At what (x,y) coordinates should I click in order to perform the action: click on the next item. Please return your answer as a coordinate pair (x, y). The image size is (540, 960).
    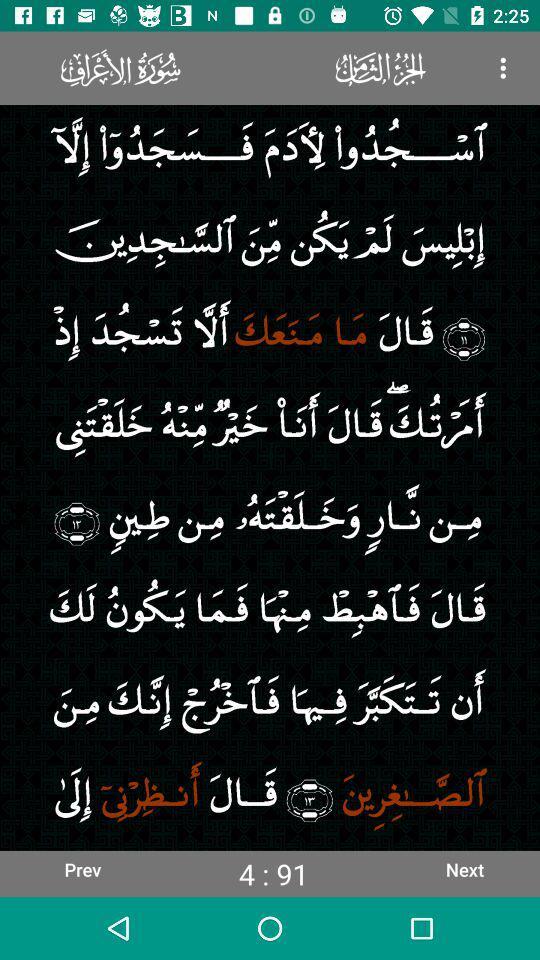
    Looking at the image, I should click on (464, 868).